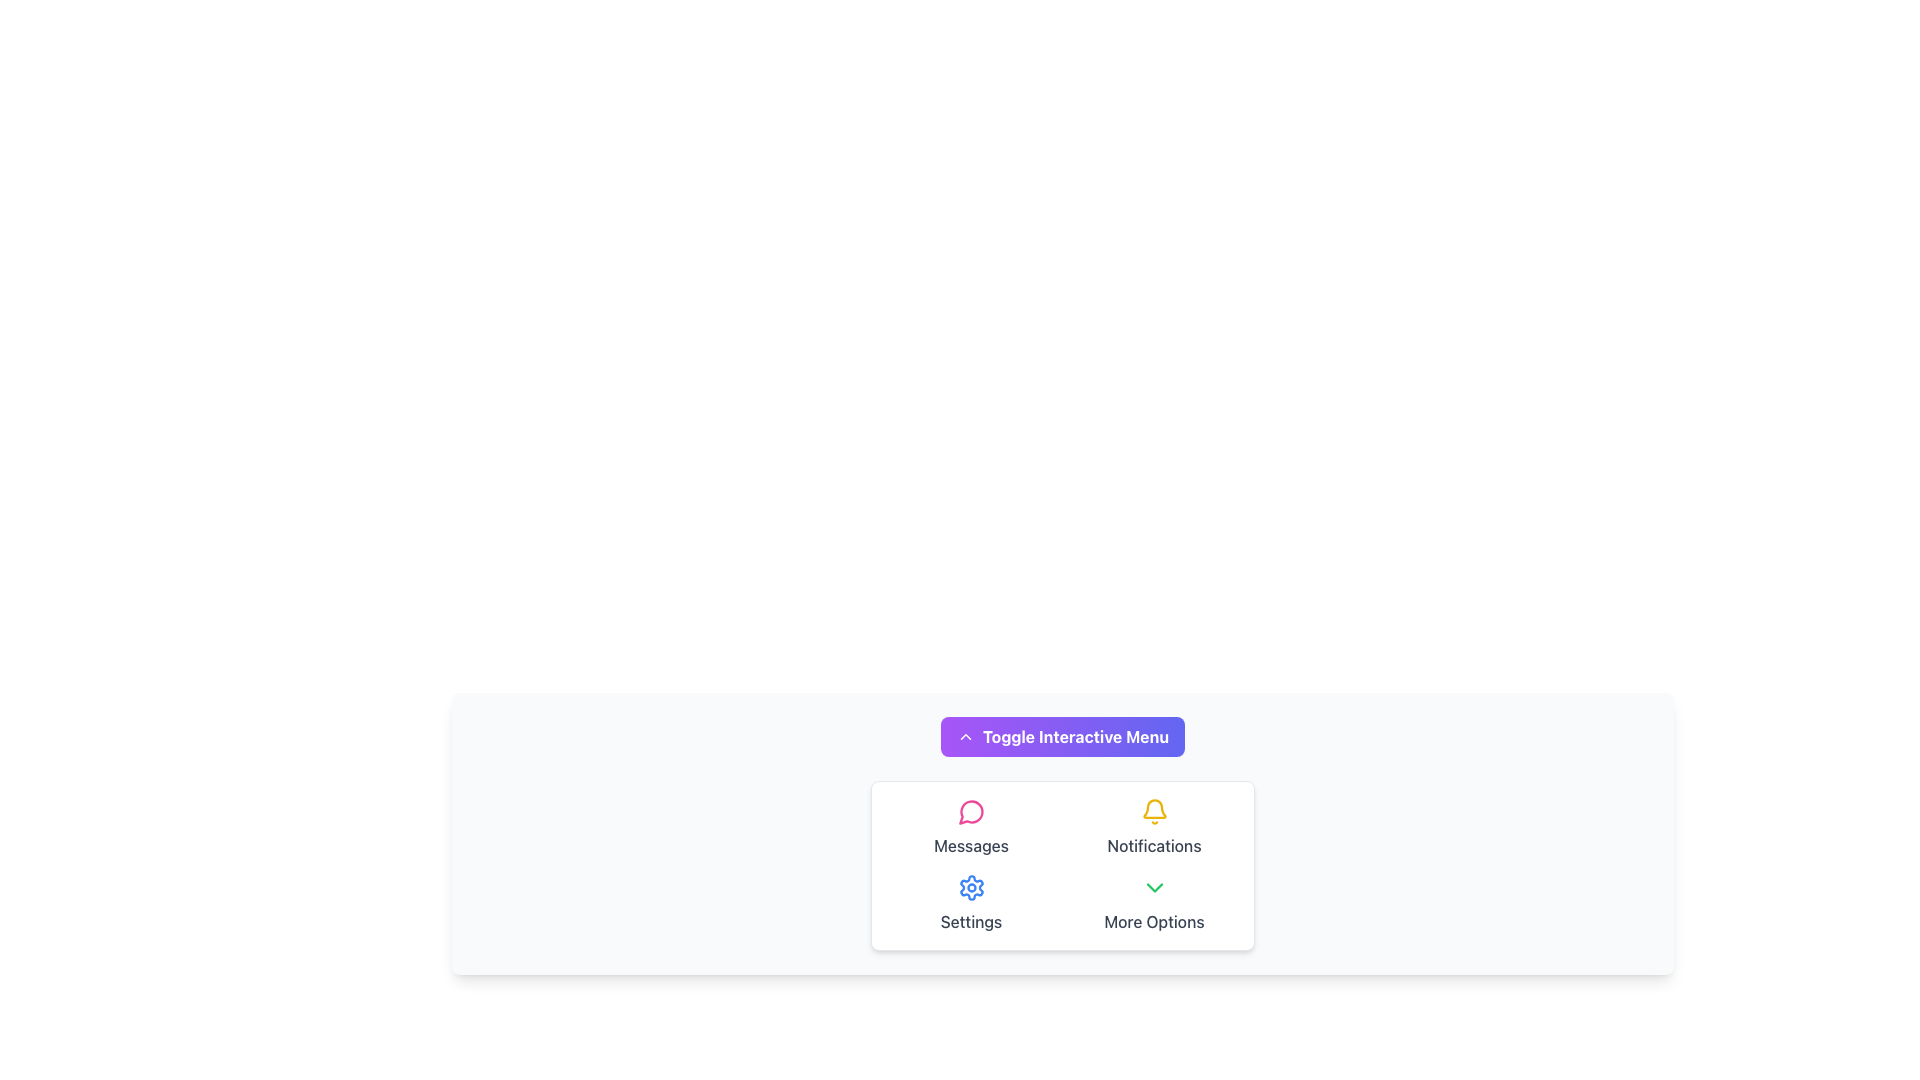 This screenshot has width=1920, height=1080. Describe the element at coordinates (1061, 736) in the screenshot. I see `the 'Toggle Interactive Menu' button with a gradient background transitioning from purple to indigo to activate its hover effects` at that location.